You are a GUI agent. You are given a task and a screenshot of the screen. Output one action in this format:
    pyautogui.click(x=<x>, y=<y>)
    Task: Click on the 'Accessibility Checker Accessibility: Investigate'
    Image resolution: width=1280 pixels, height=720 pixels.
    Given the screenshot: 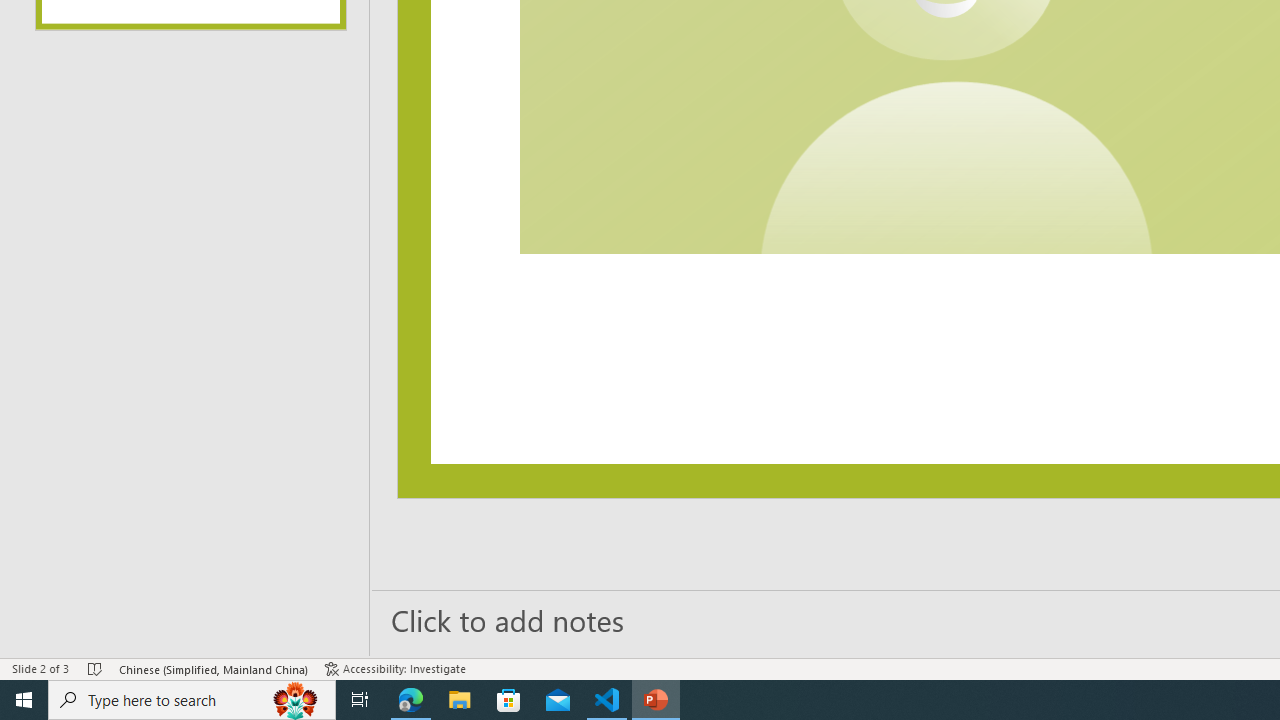 What is the action you would take?
    pyautogui.click(x=395, y=669)
    